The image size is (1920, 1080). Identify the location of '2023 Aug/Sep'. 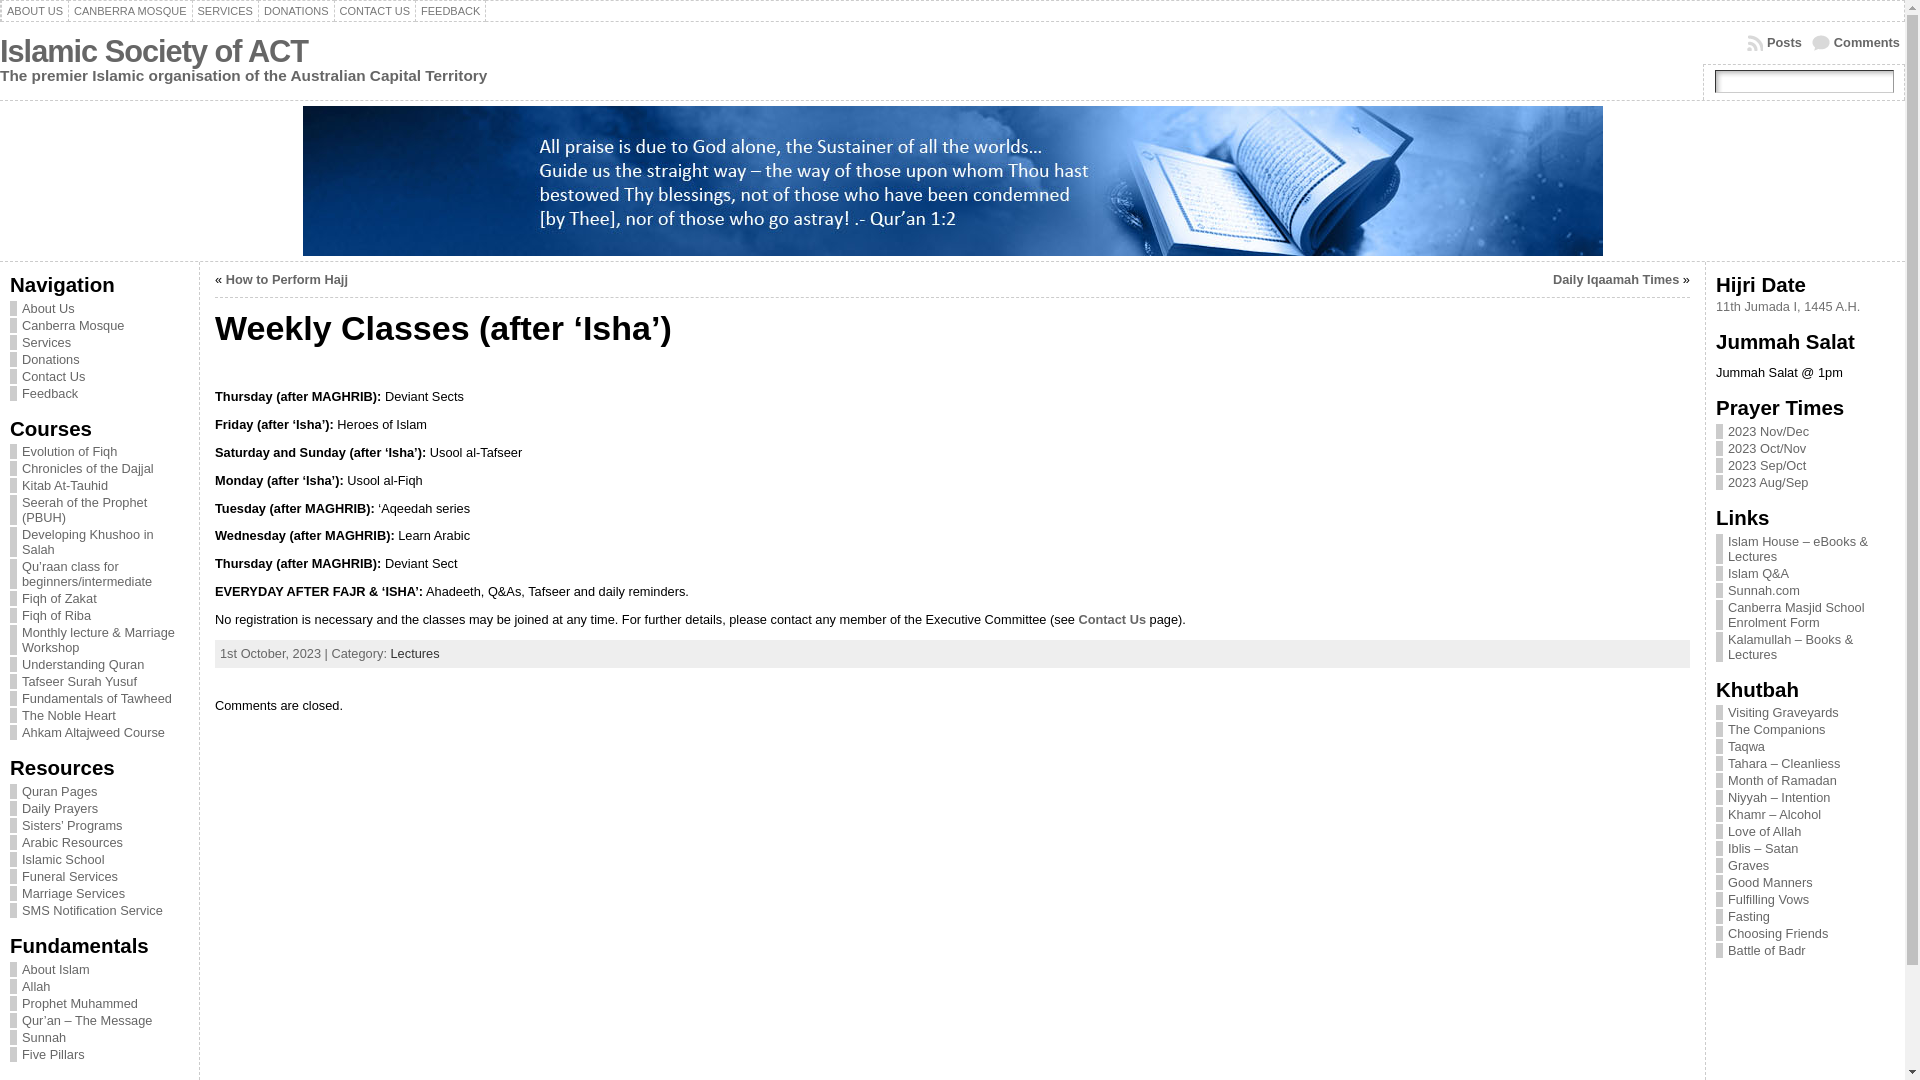
(1767, 482).